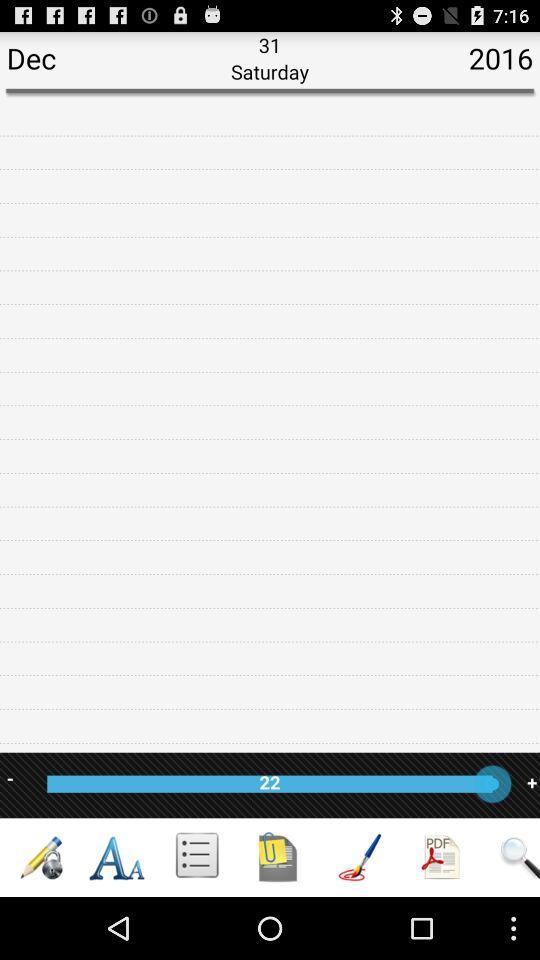 Image resolution: width=540 pixels, height=960 pixels. I want to click on the search icon, so click(518, 917).